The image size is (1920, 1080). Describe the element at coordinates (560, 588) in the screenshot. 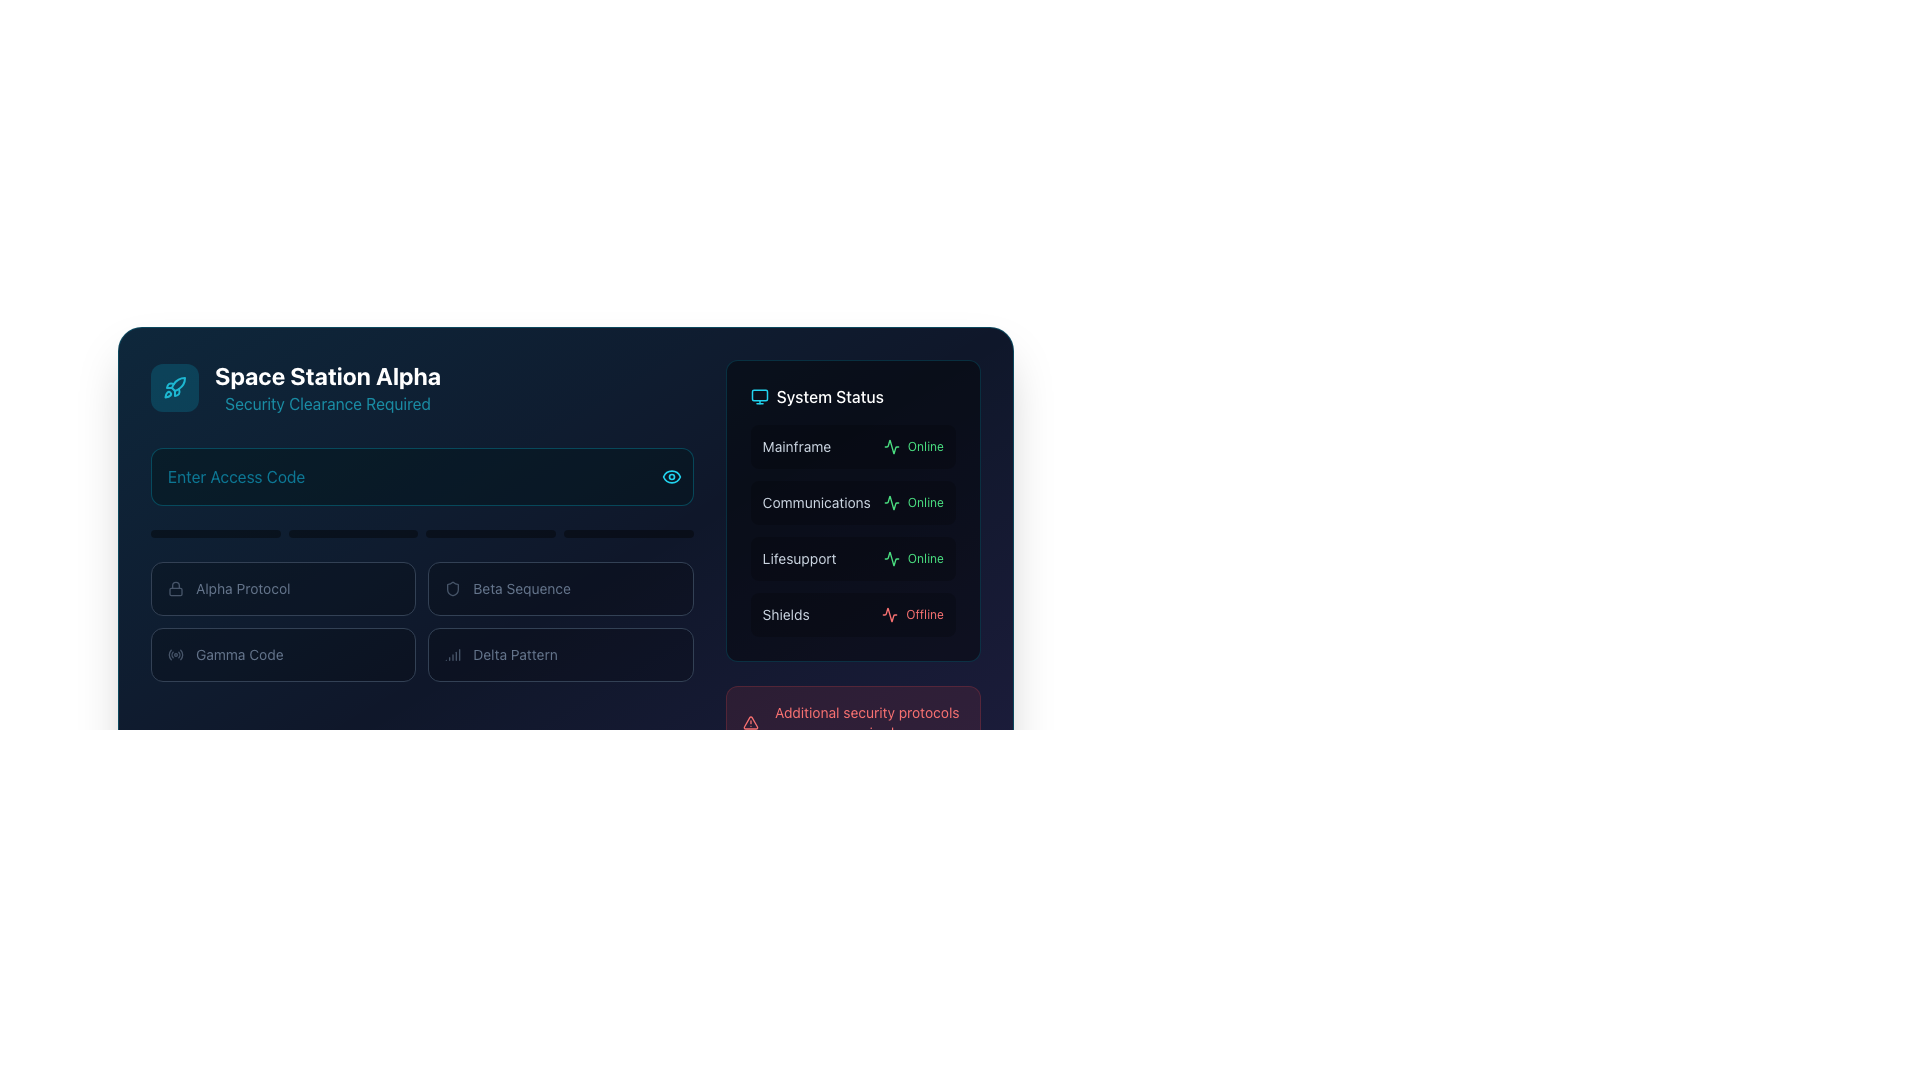

I see `the 'Beta Sequence' label with icon, which features a light text label and a shield icon on a dark background, located in the lower left quadrant of the interface` at that location.